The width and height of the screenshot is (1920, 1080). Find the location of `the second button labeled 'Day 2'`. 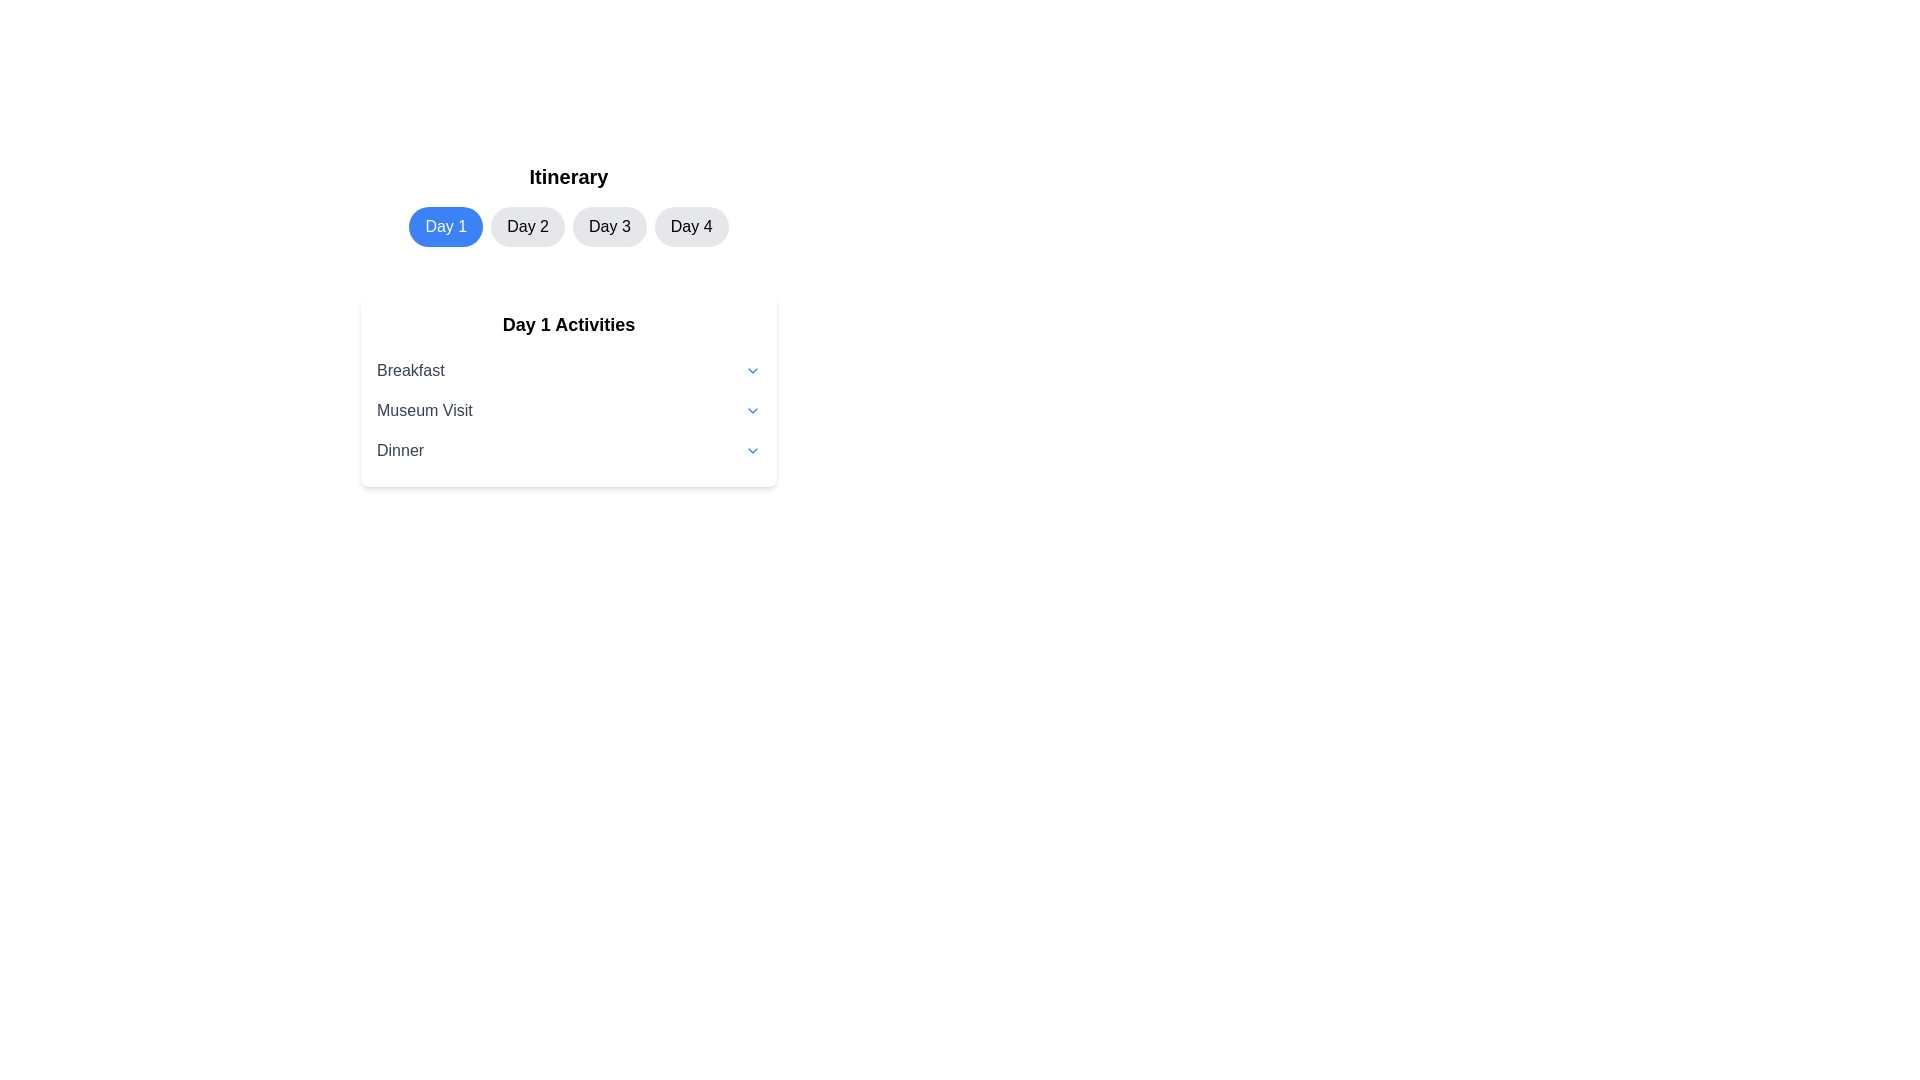

the second button labeled 'Day 2' is located at coordinates (528, 226).